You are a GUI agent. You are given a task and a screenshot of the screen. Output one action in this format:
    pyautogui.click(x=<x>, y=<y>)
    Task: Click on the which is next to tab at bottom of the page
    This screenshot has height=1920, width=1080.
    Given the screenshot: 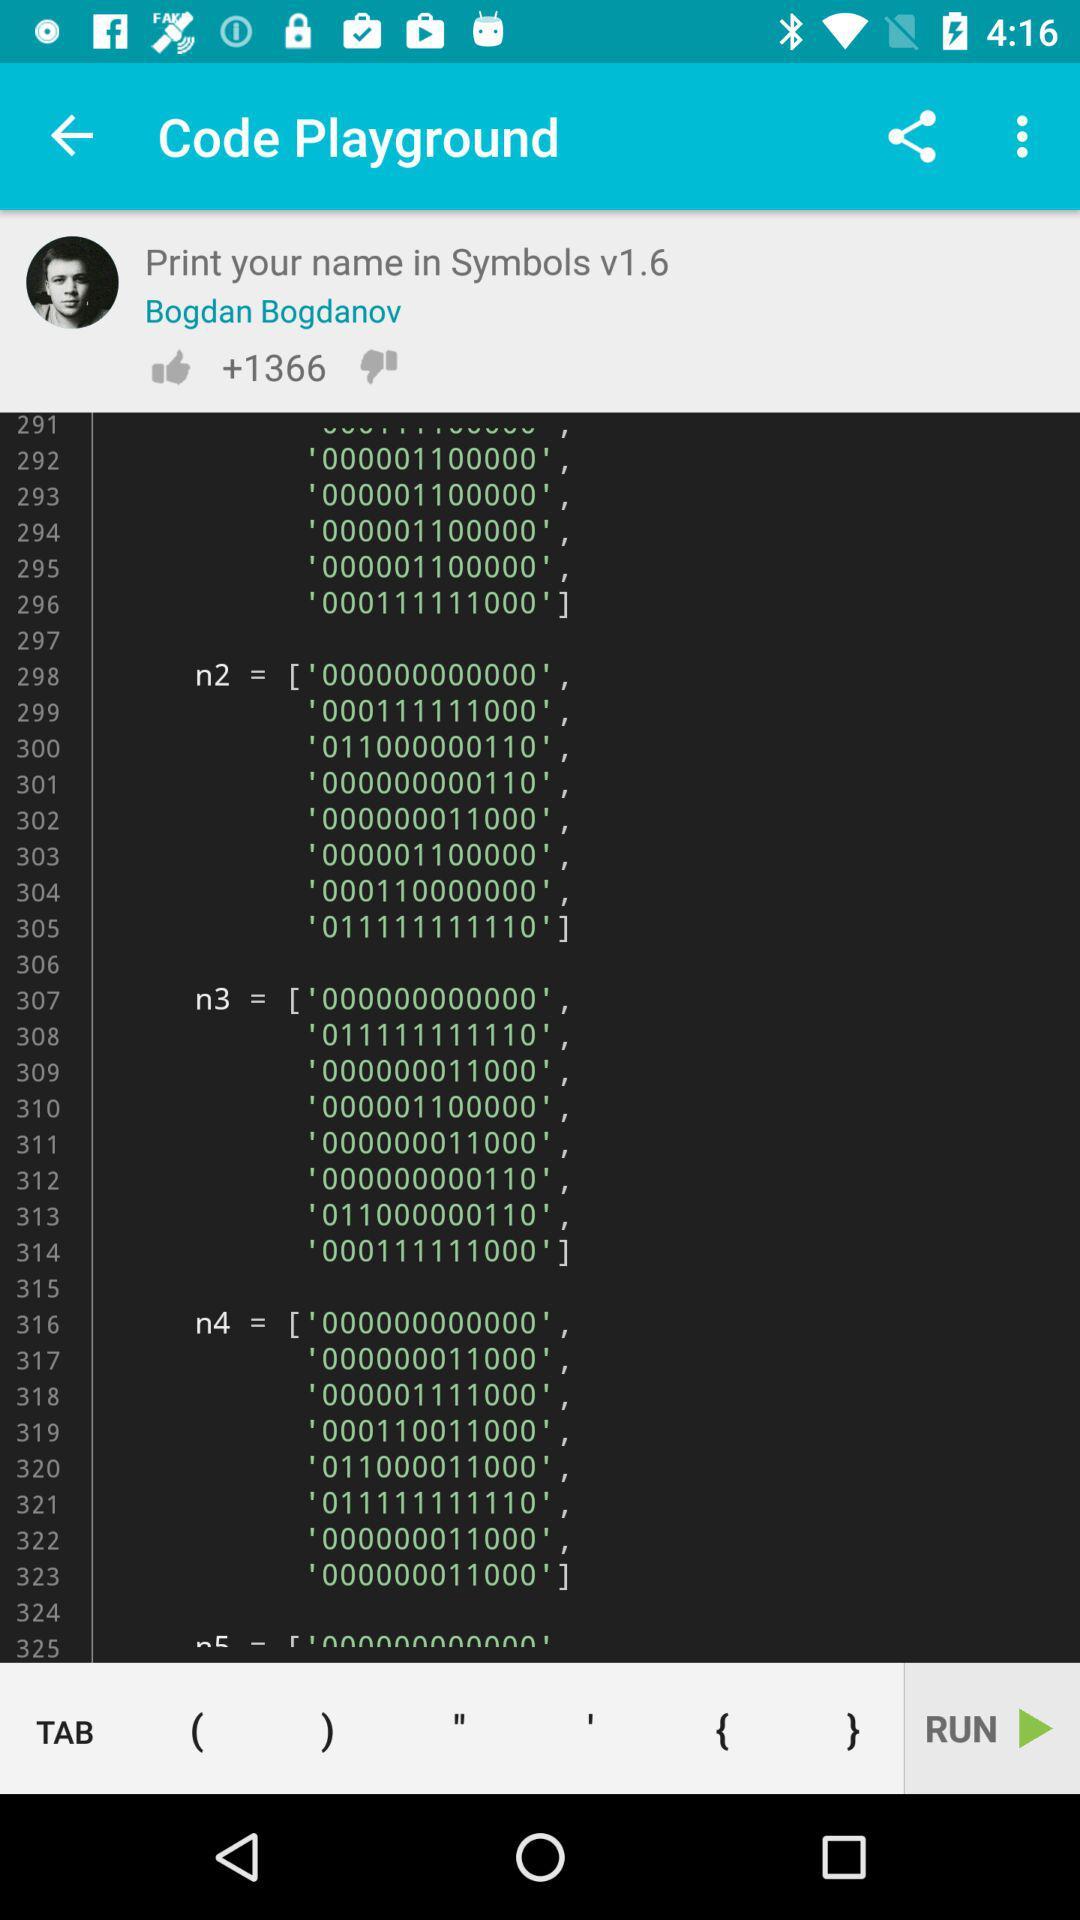 What is the action you would take?
    pyautogui.click(x=196, y=1727)
    